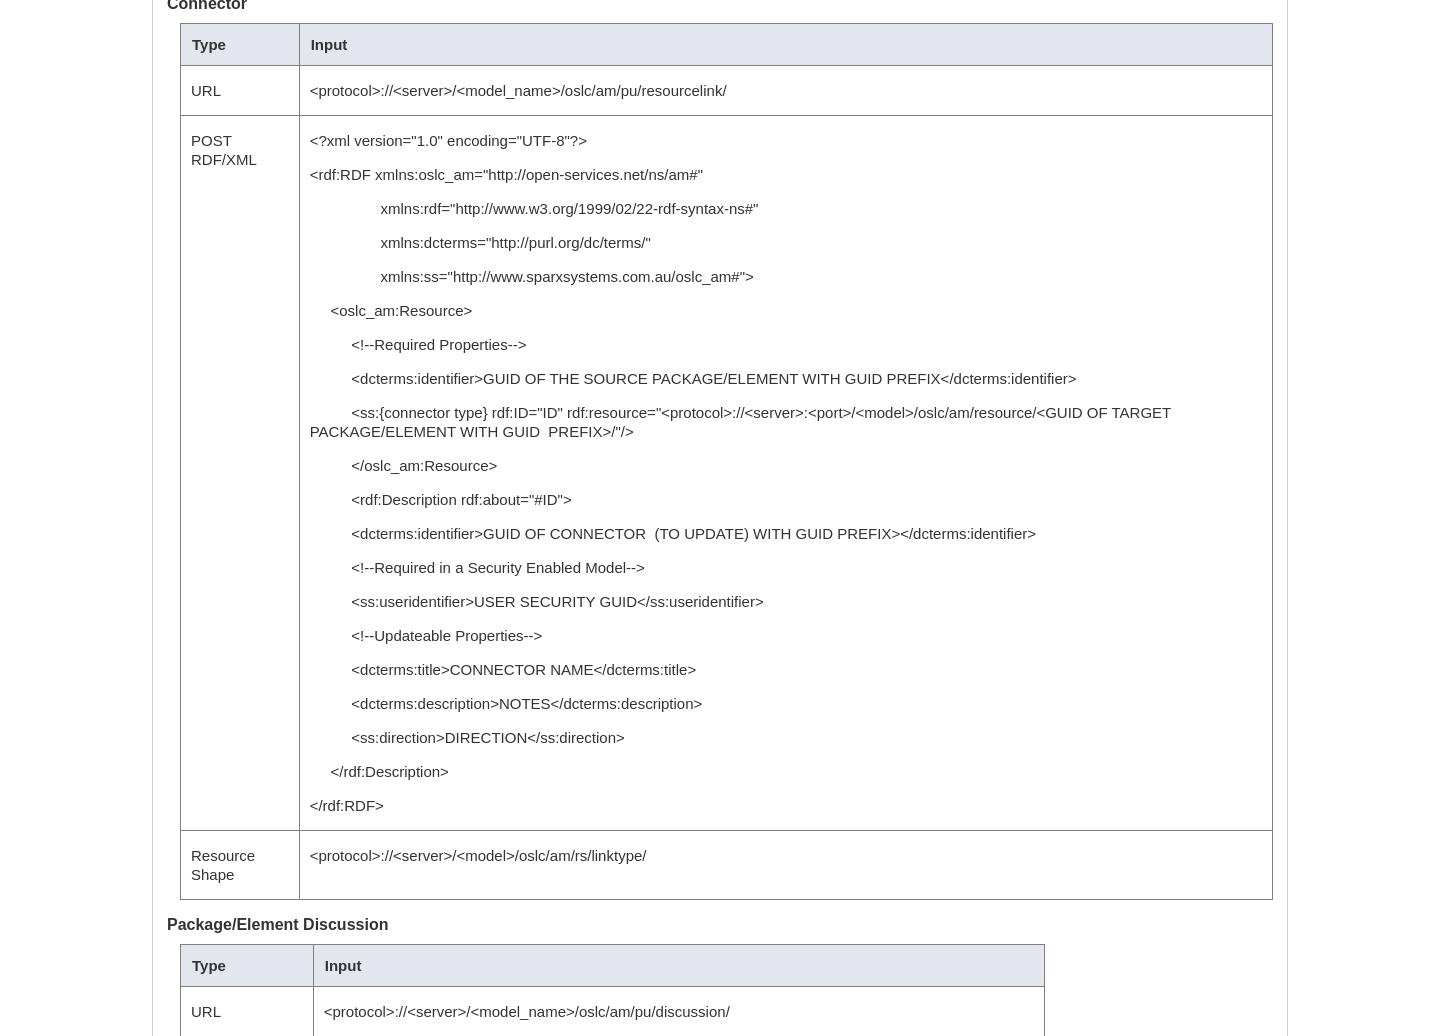 This screenshot has height=1036, width=1440. What do you see at coordinates (309, 378) in the screenshot?
I see `'<dcterms:identifier>GUID OF THE SOURCE PACKAGE/ELEMENT WITH GUID PREFIX</dcterms:identifier>'` at bounding box center [309, 378].